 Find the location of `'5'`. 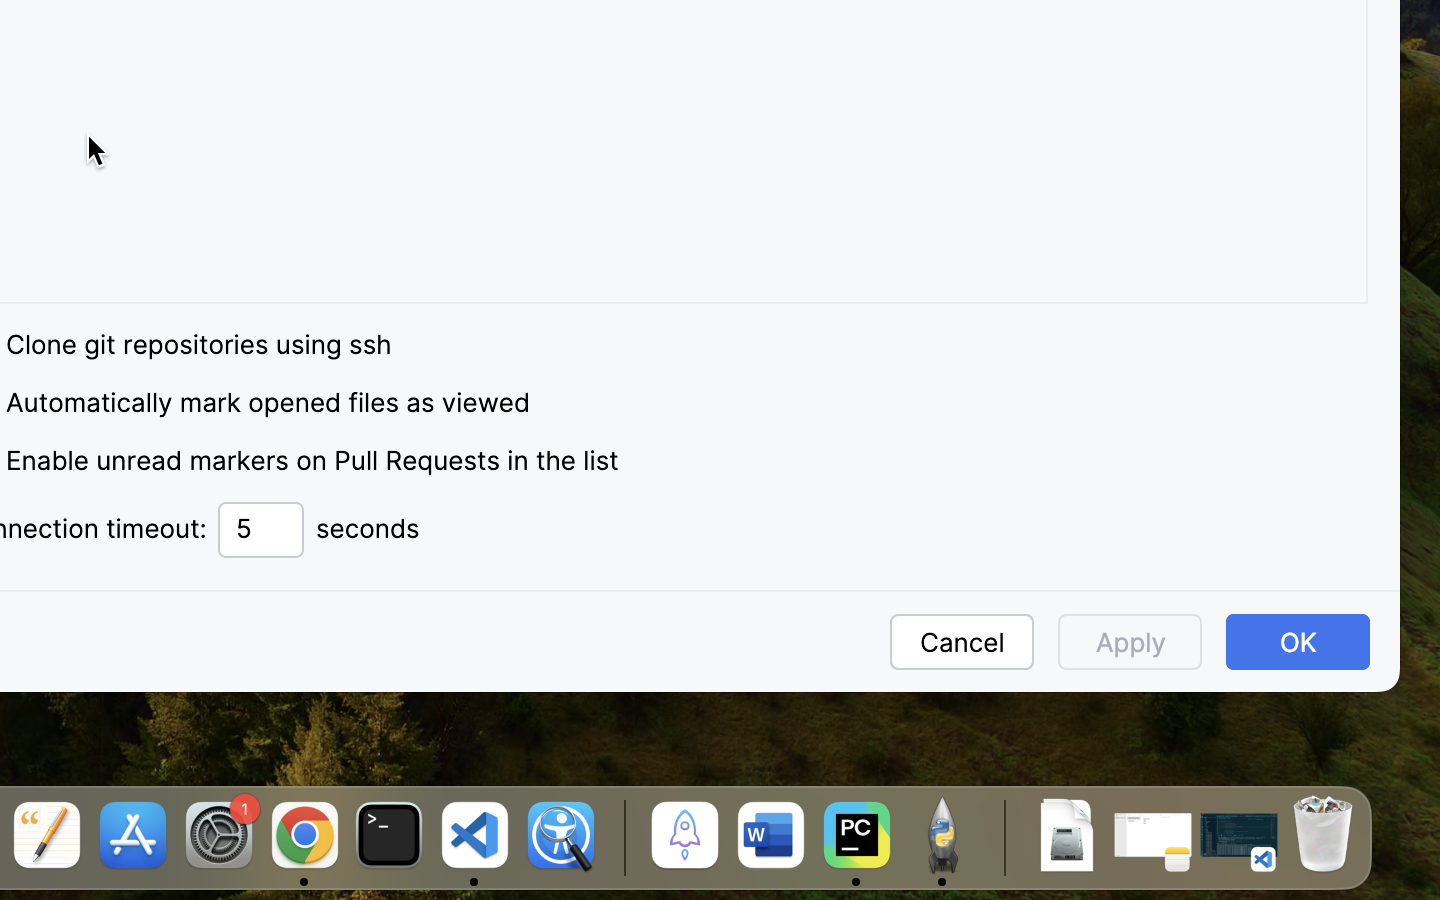

'5' is located at coordinates (260, 529).